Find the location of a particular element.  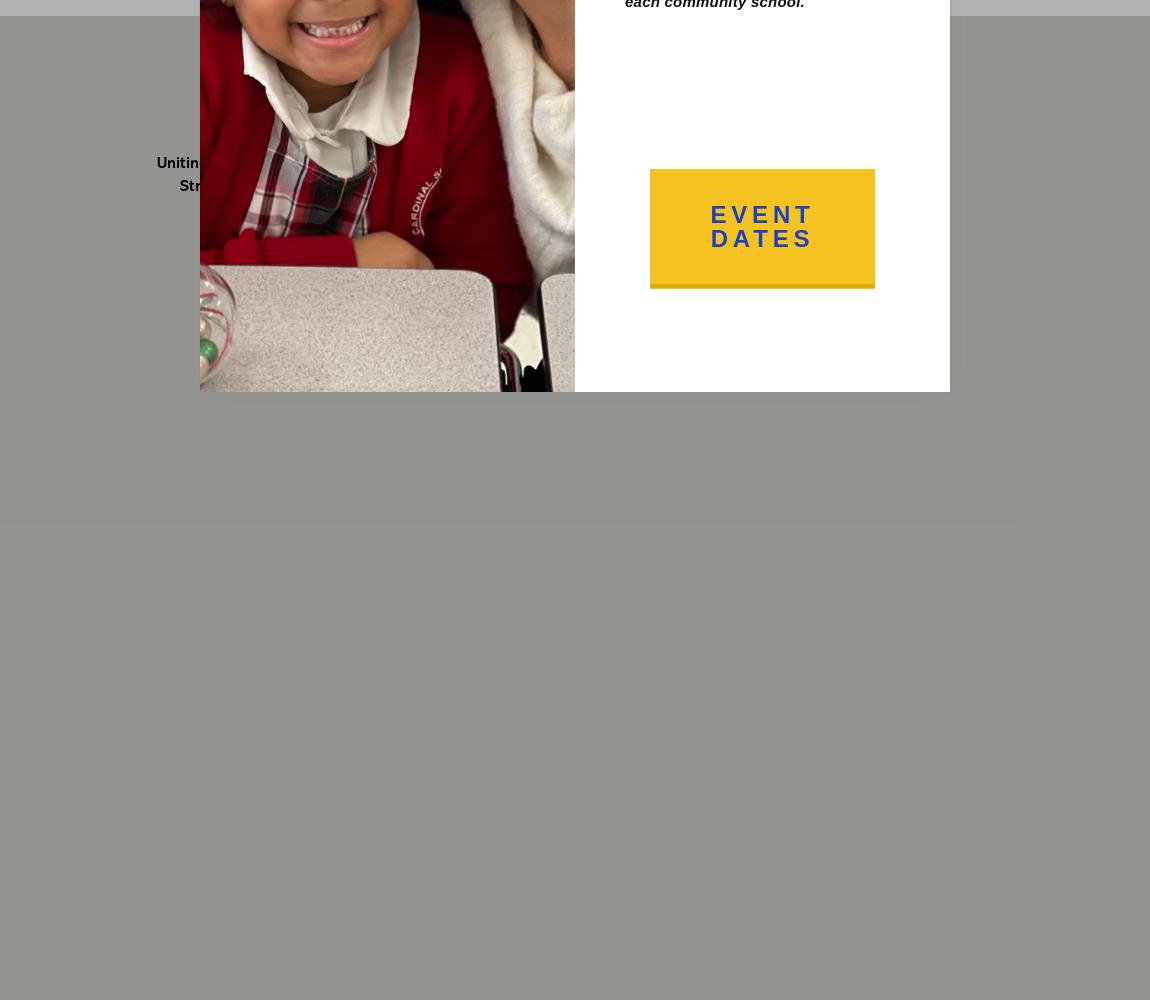

'NEWS & EVENTS' is located at coordinates (637, 68).